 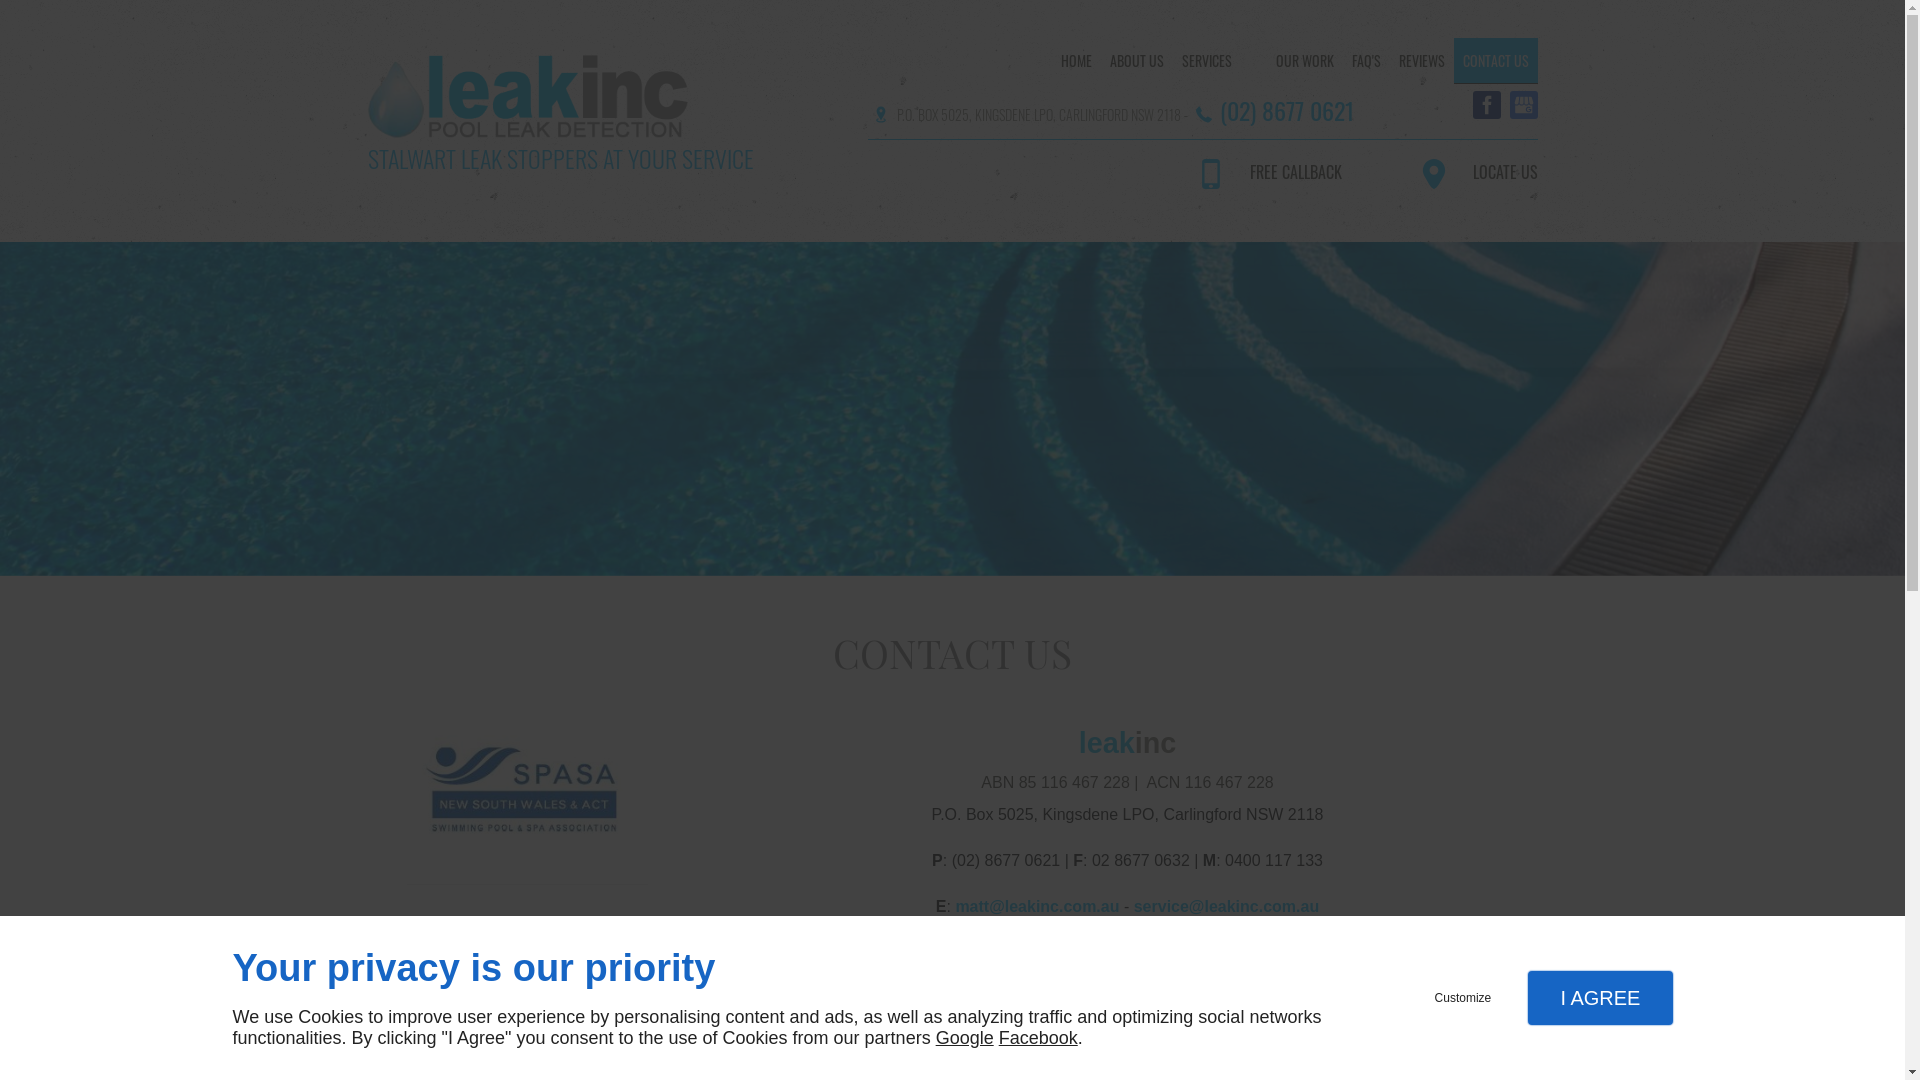 What do you see at coordinates (964, 1036) in the screenshot?
I see `'Google'` at bounding box center [964, 1036].